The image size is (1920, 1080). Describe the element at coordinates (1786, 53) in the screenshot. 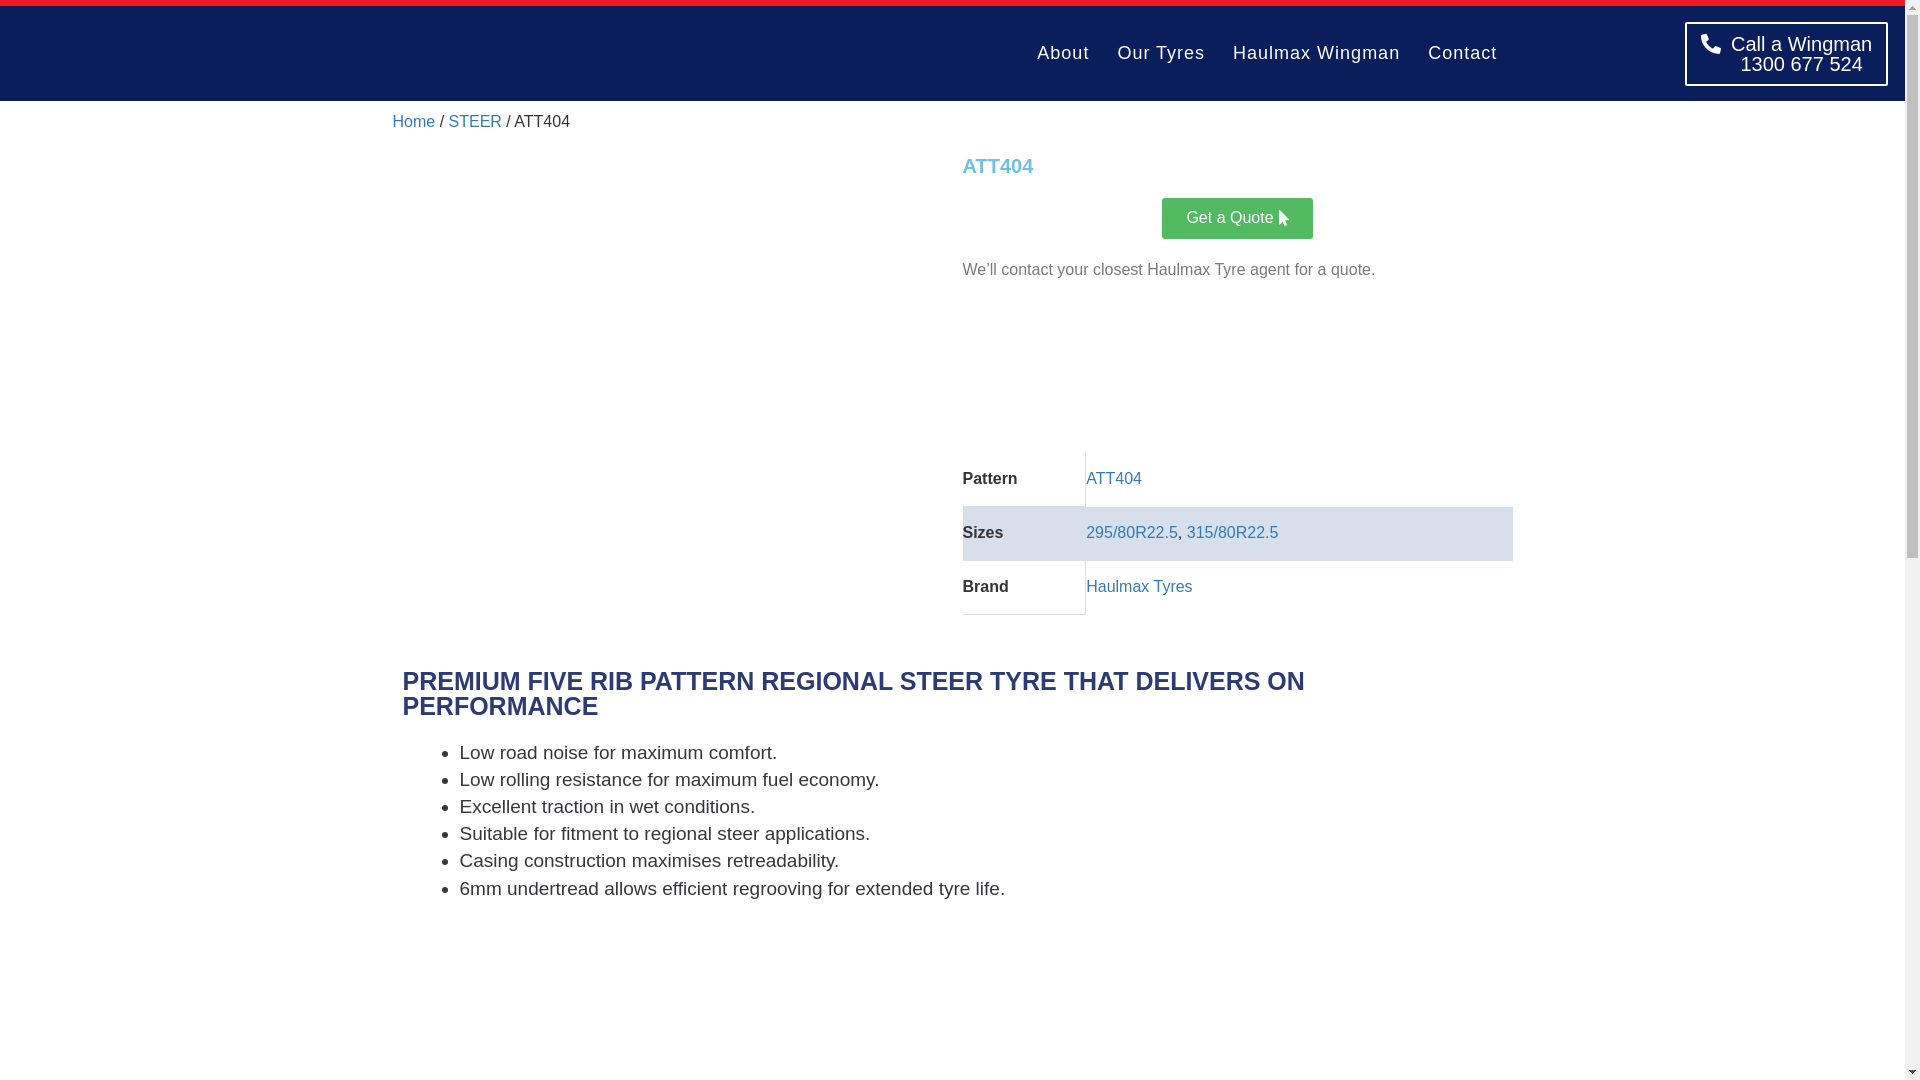

I see `'Call a Wingman` at that location.